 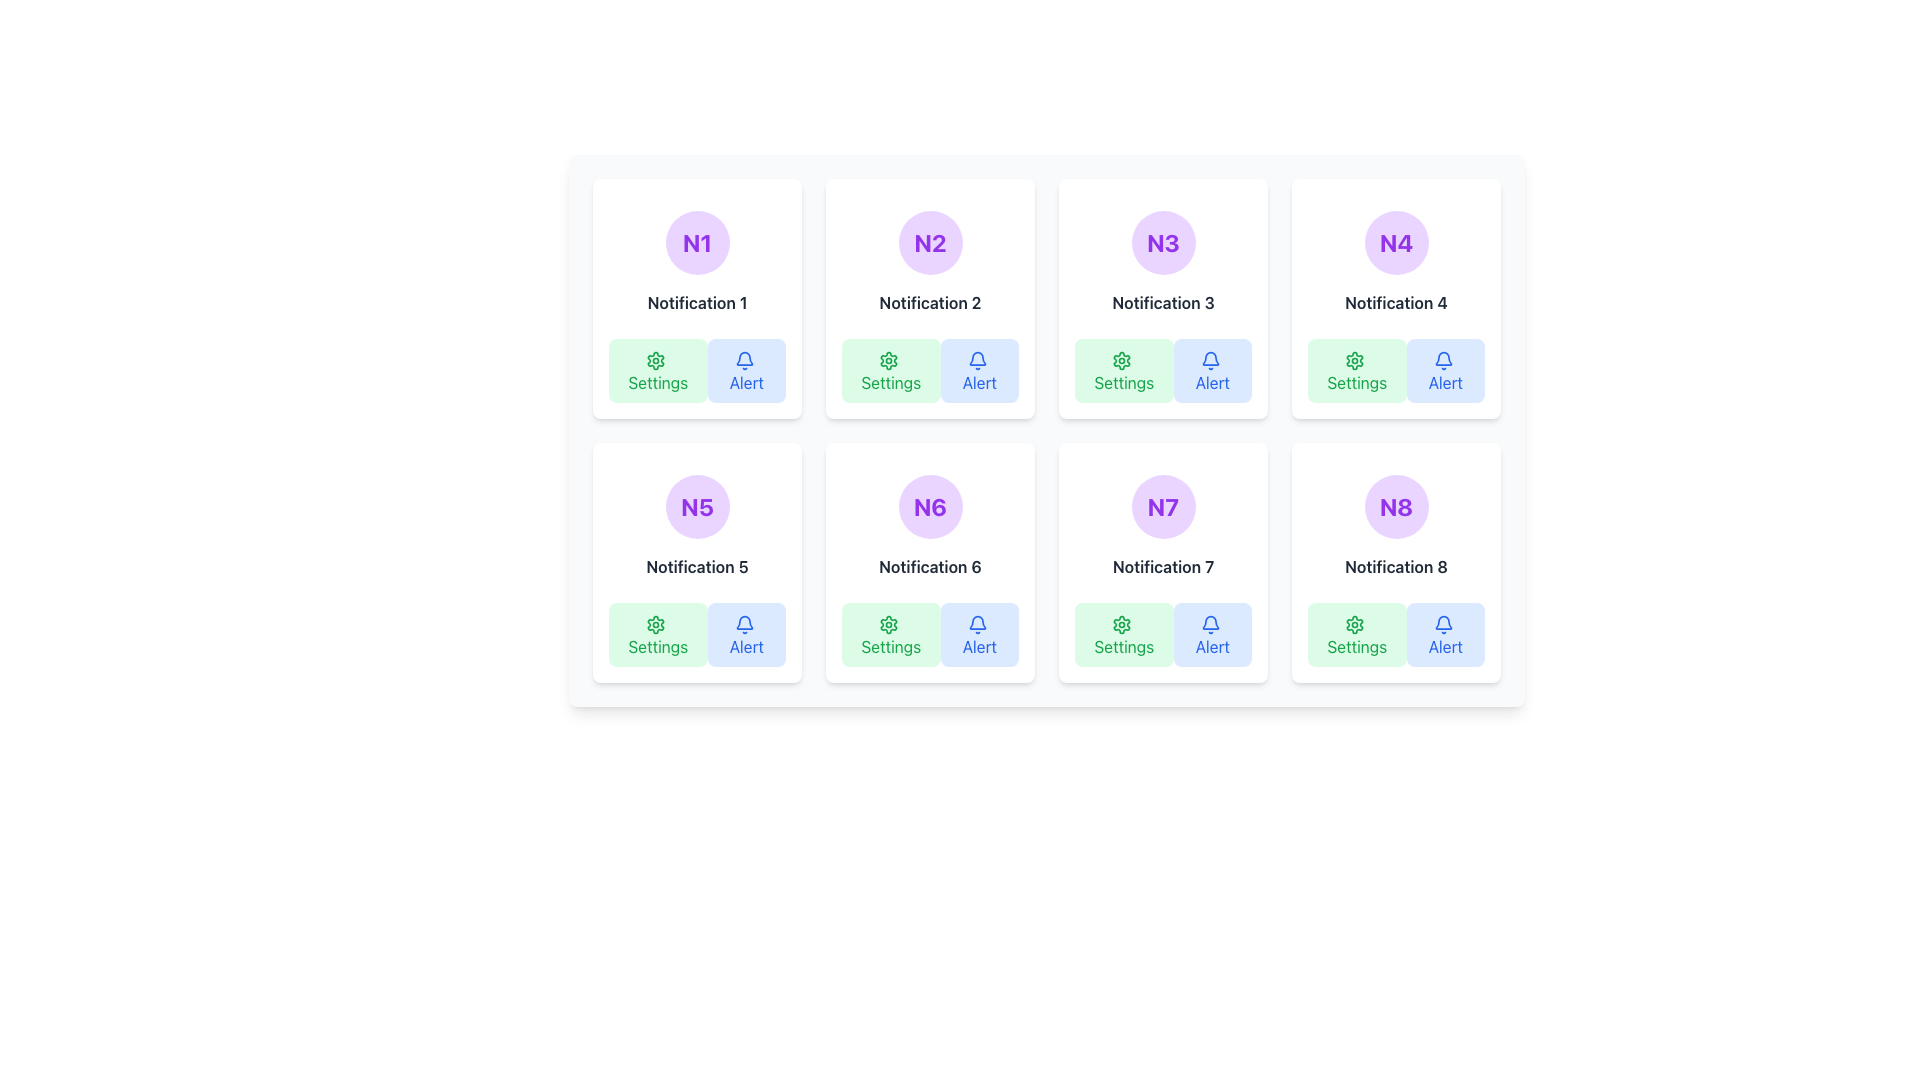 What do you see at coordinates (697, 505) in the screenshot?
I see `the circular badge with a violet background displaying 'N5', located in the second row and first column of the grid layout` at bounding box center [697, 505].